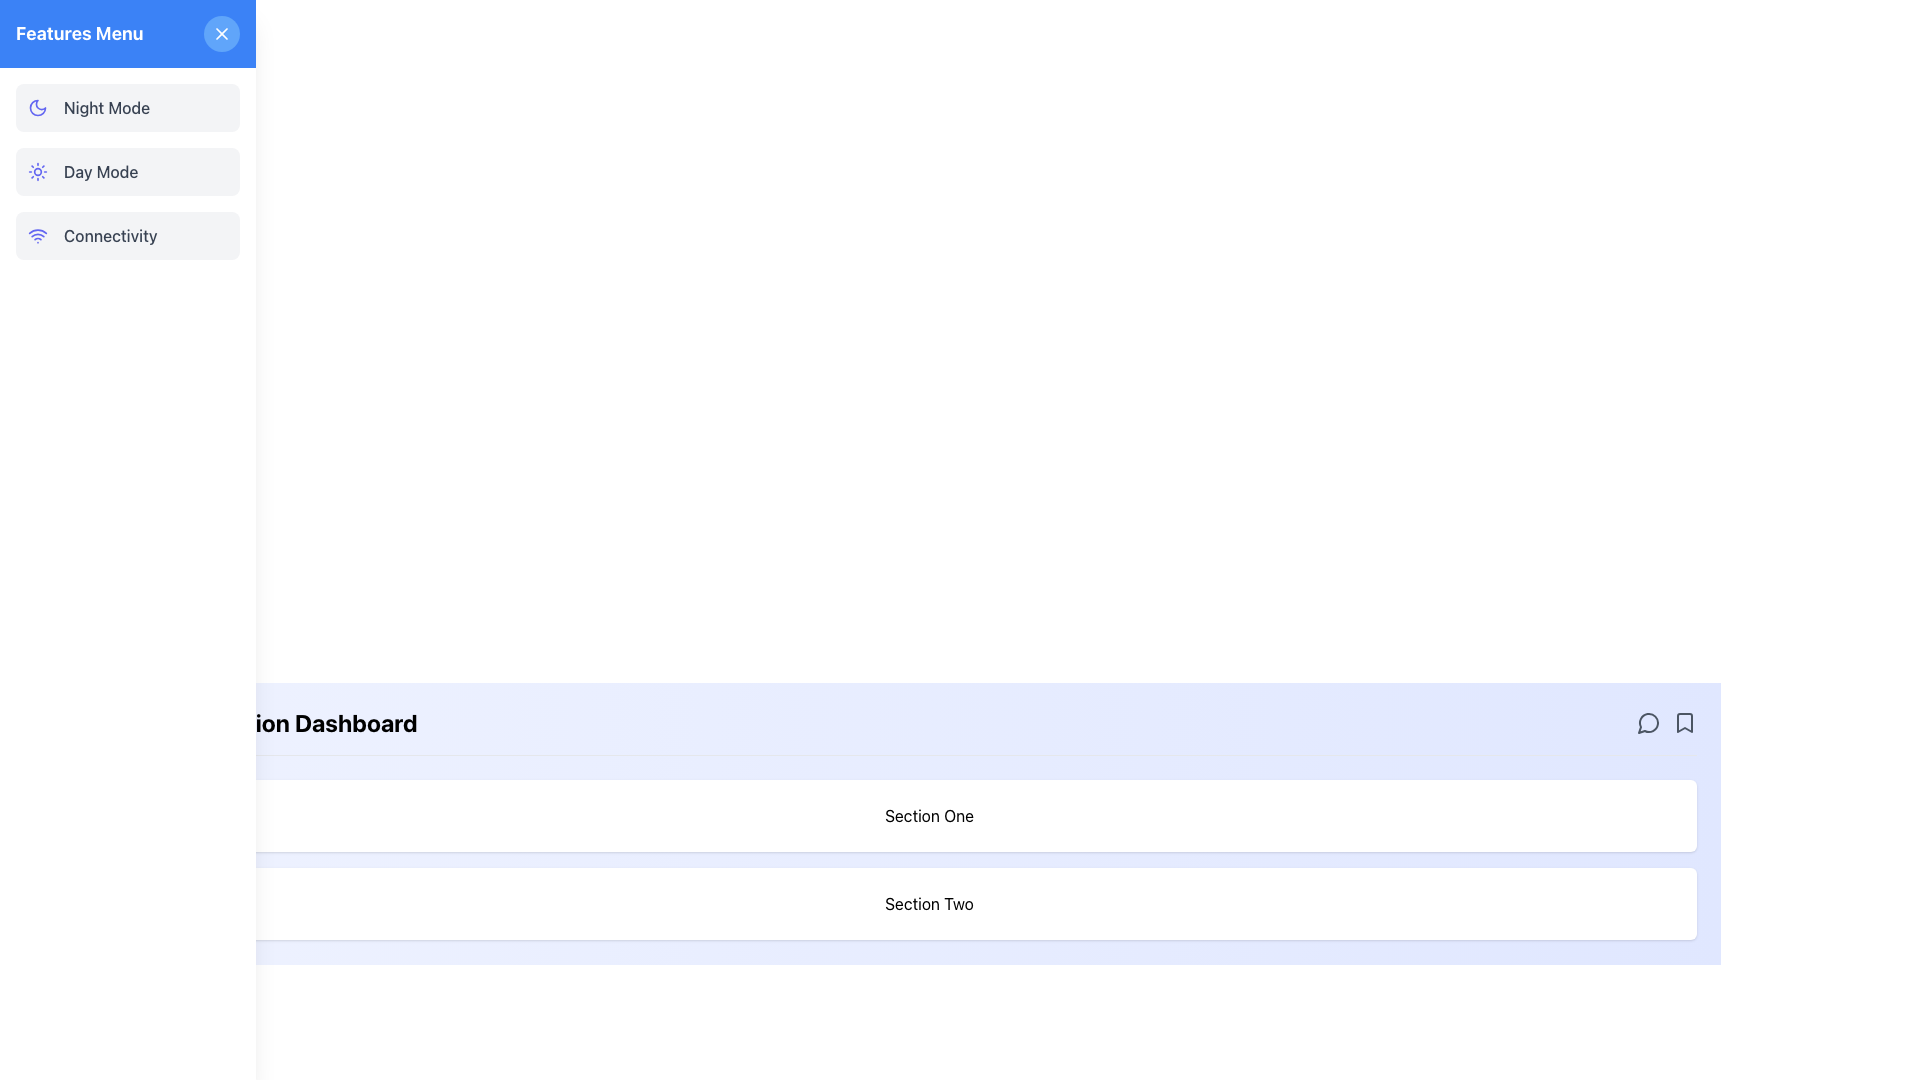 The width and height of the screenshot is (1920, 1080). Describe the element at coordinates (221, 34) in the screenshot. I see `the close icon located at the top right corner of a circular button, which is part of the 'Features Menu' interface` at that location.